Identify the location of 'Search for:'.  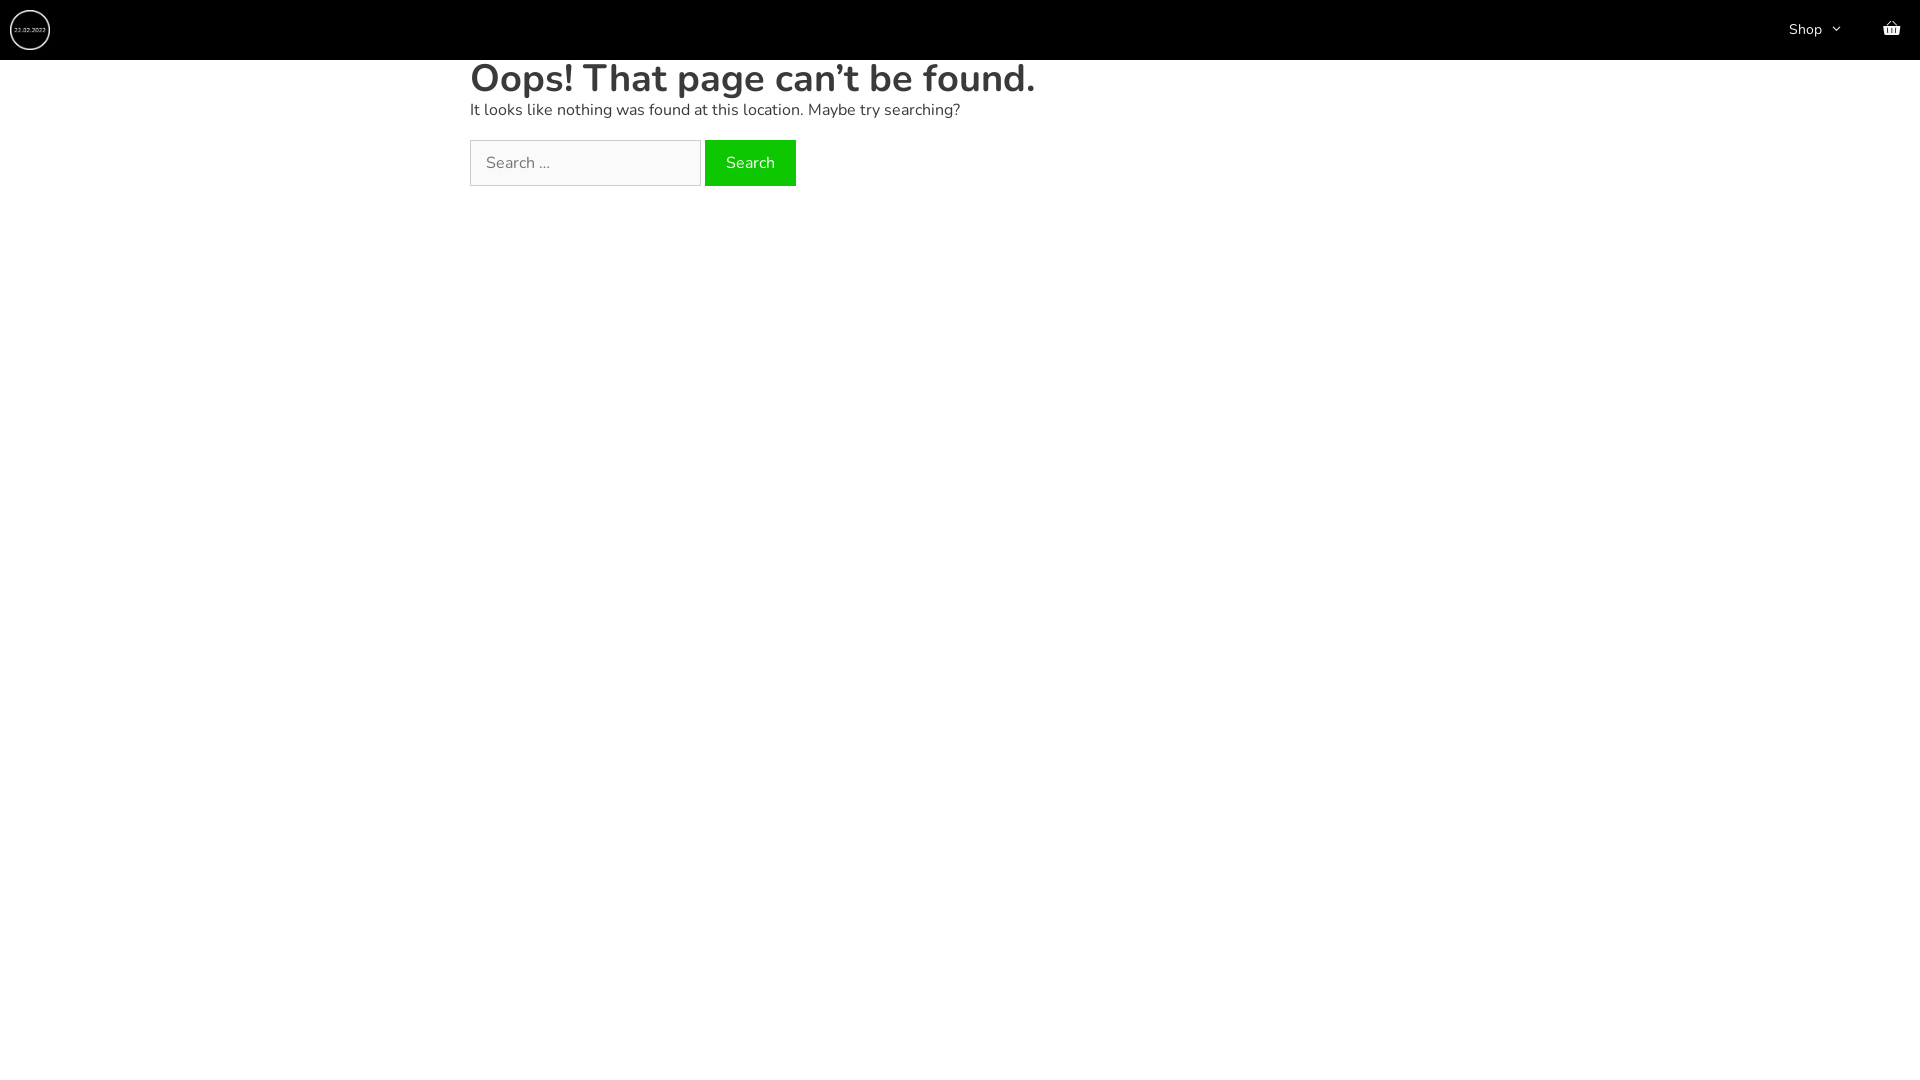
(584, 161).